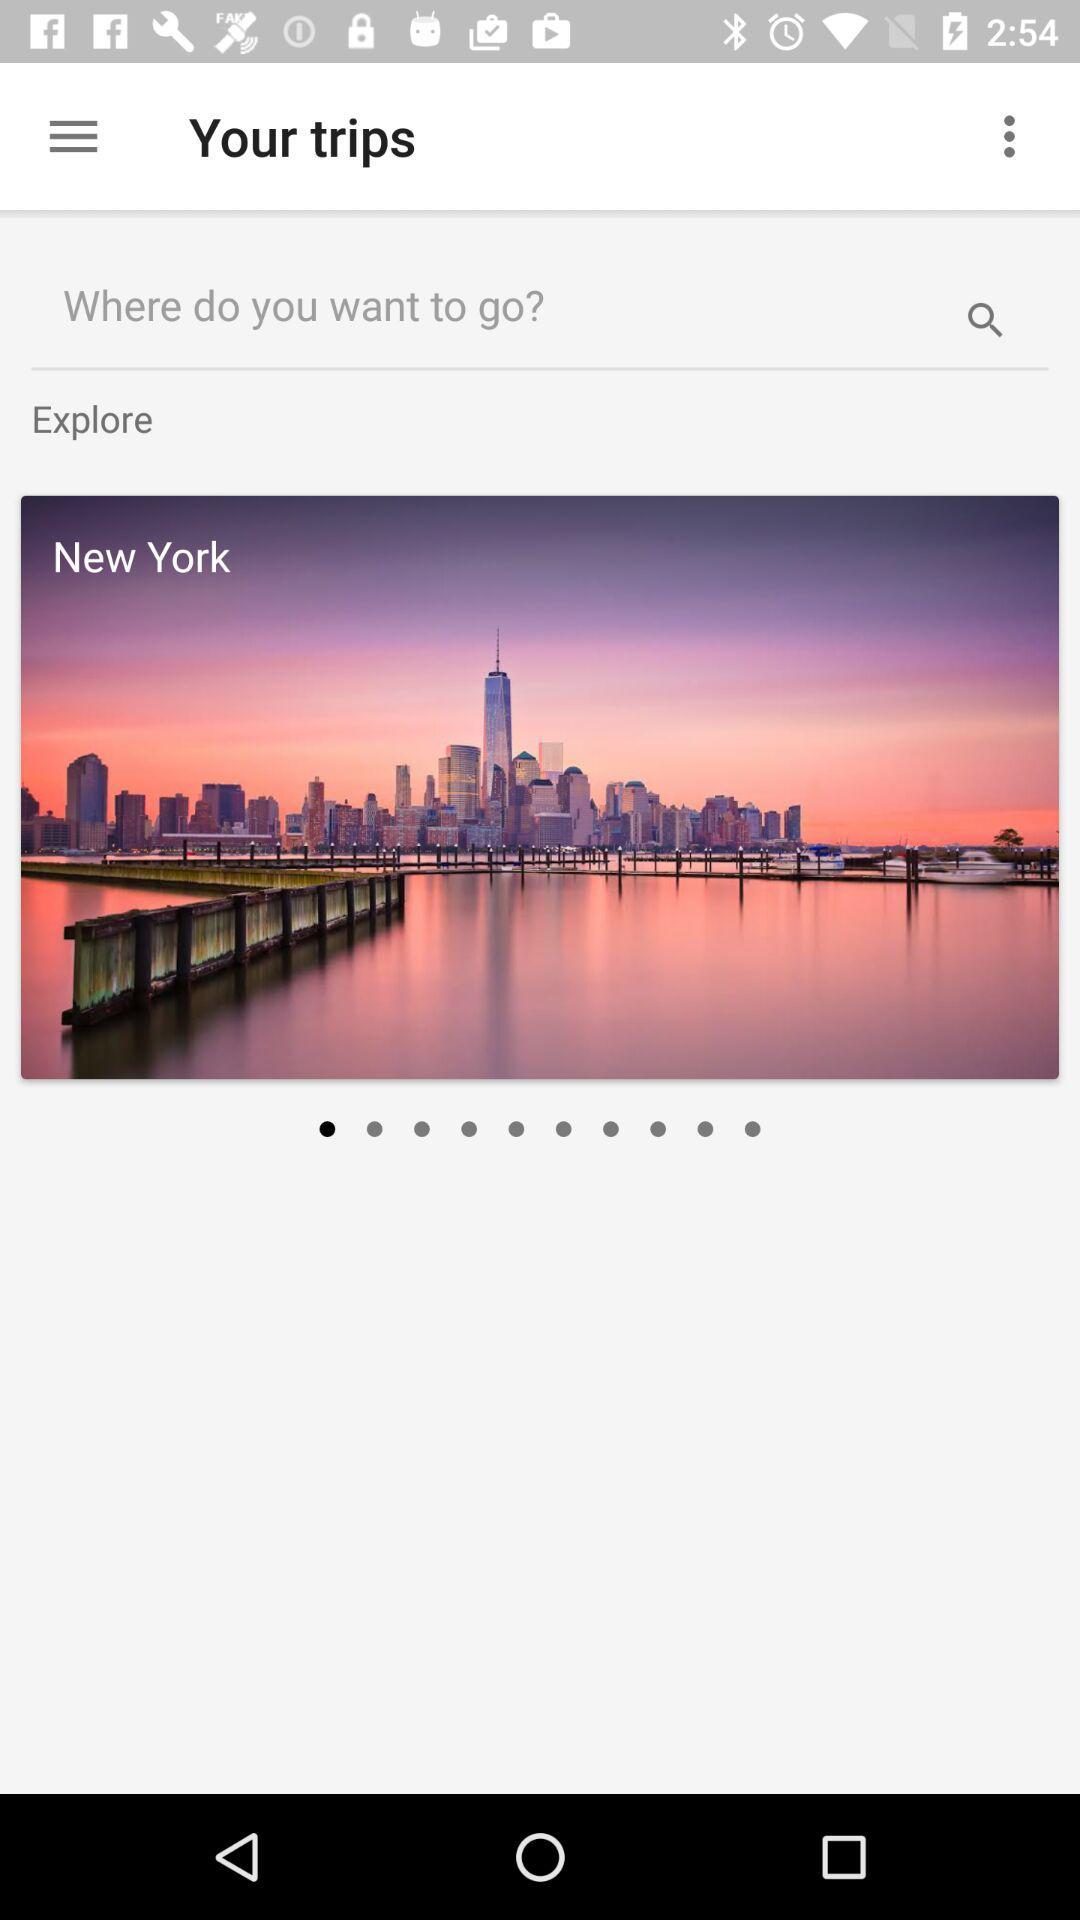 Image resolution: width=1080 pixels, height=1920 pixels. Describe the element at coordinates (984, 303) in the screenshot. I see `item next to the where do you icon` at that location.